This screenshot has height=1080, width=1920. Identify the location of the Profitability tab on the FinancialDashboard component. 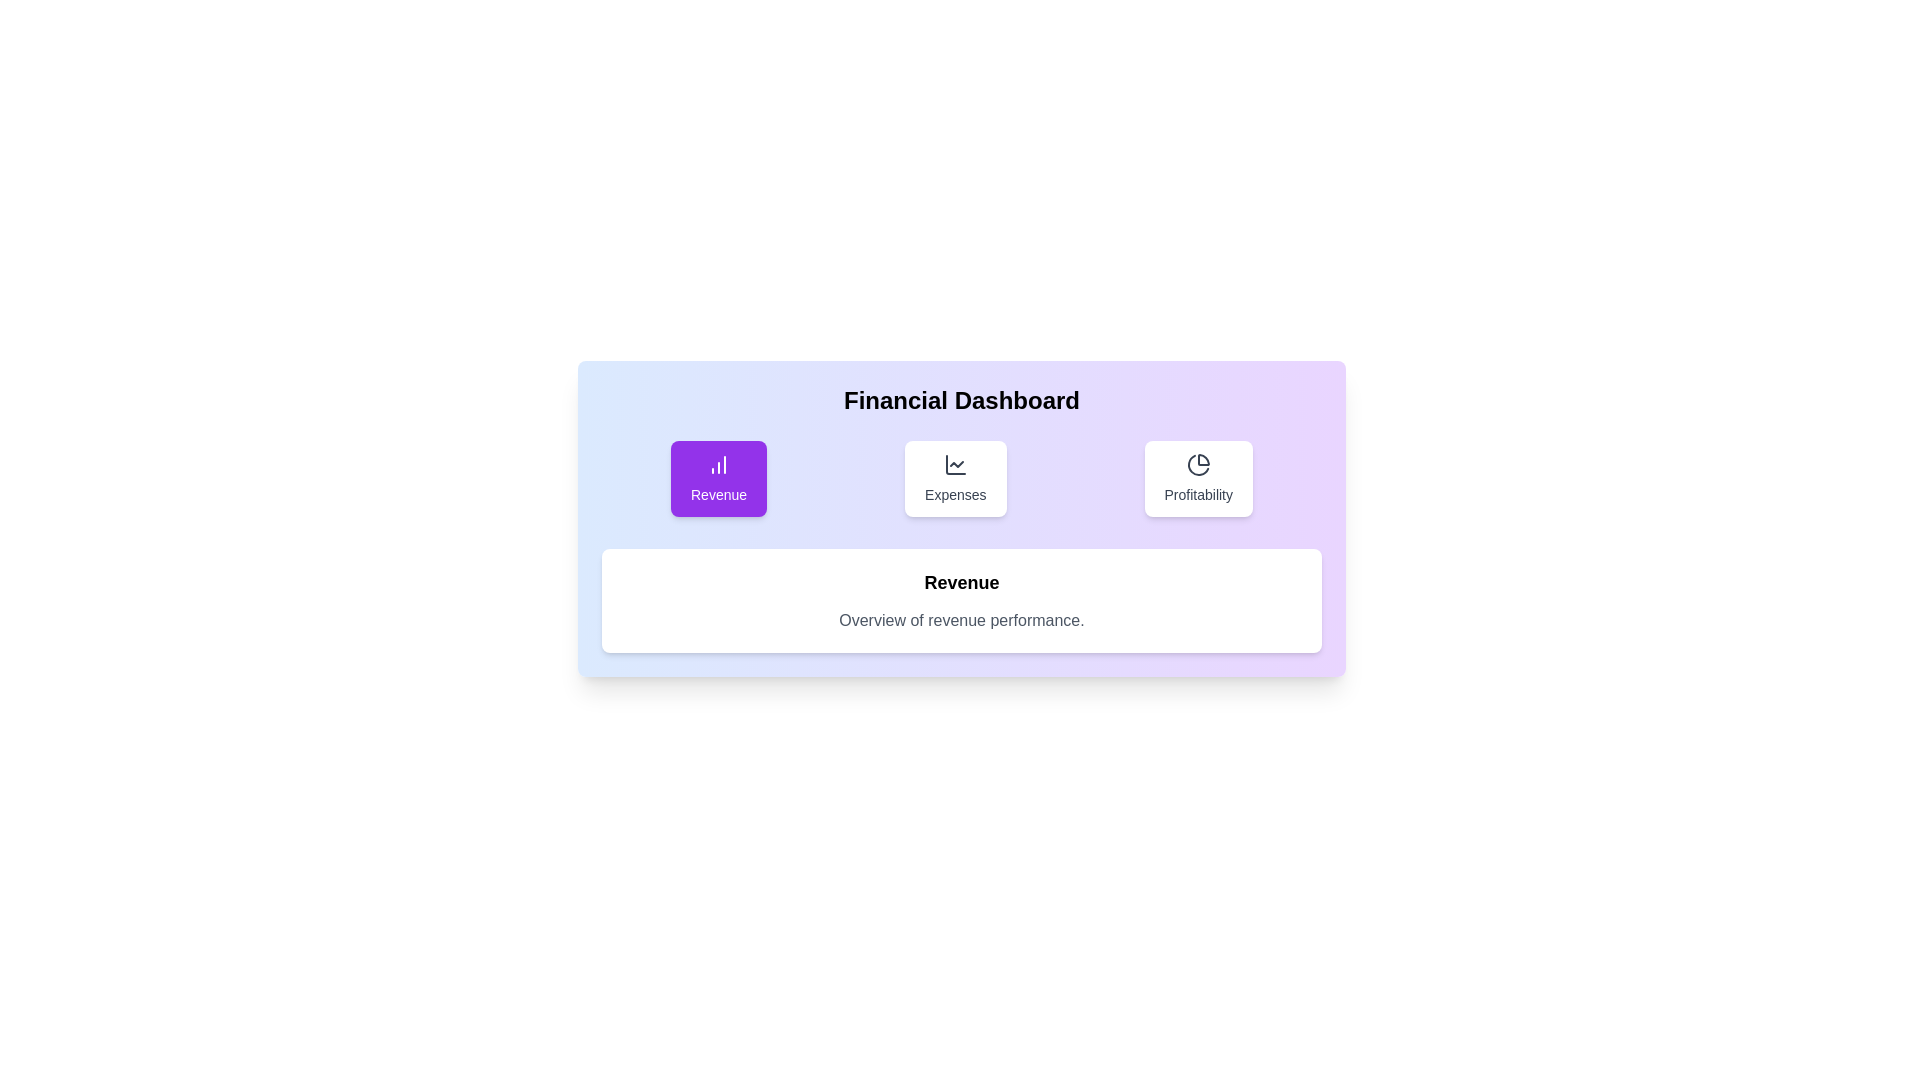
(1199, 478).